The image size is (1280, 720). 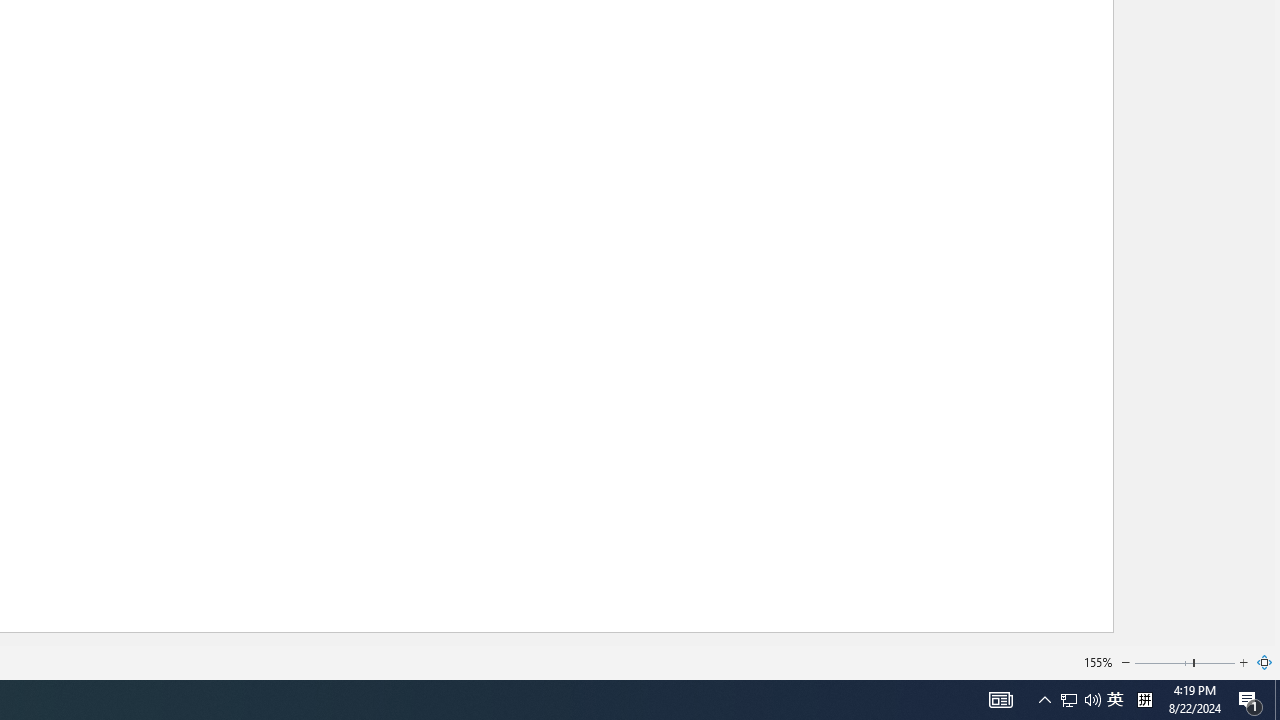 What do you see at coordinates (1163, 663) in the screenshot?
I see `'Page left'` at bounding box center [1163, 663].